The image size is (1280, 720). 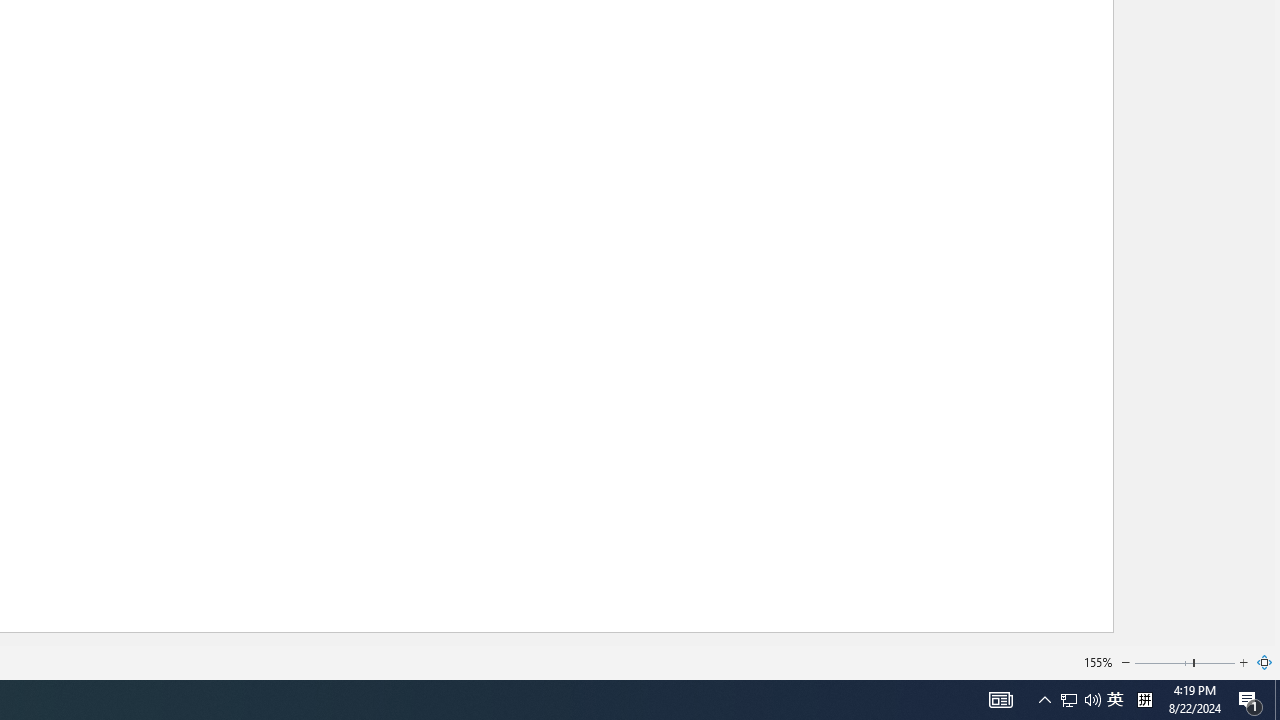 What do you see at coordinates (1163, 663) in the screenshot?
I see `'Page left'` at bounding box center [1163, 663].